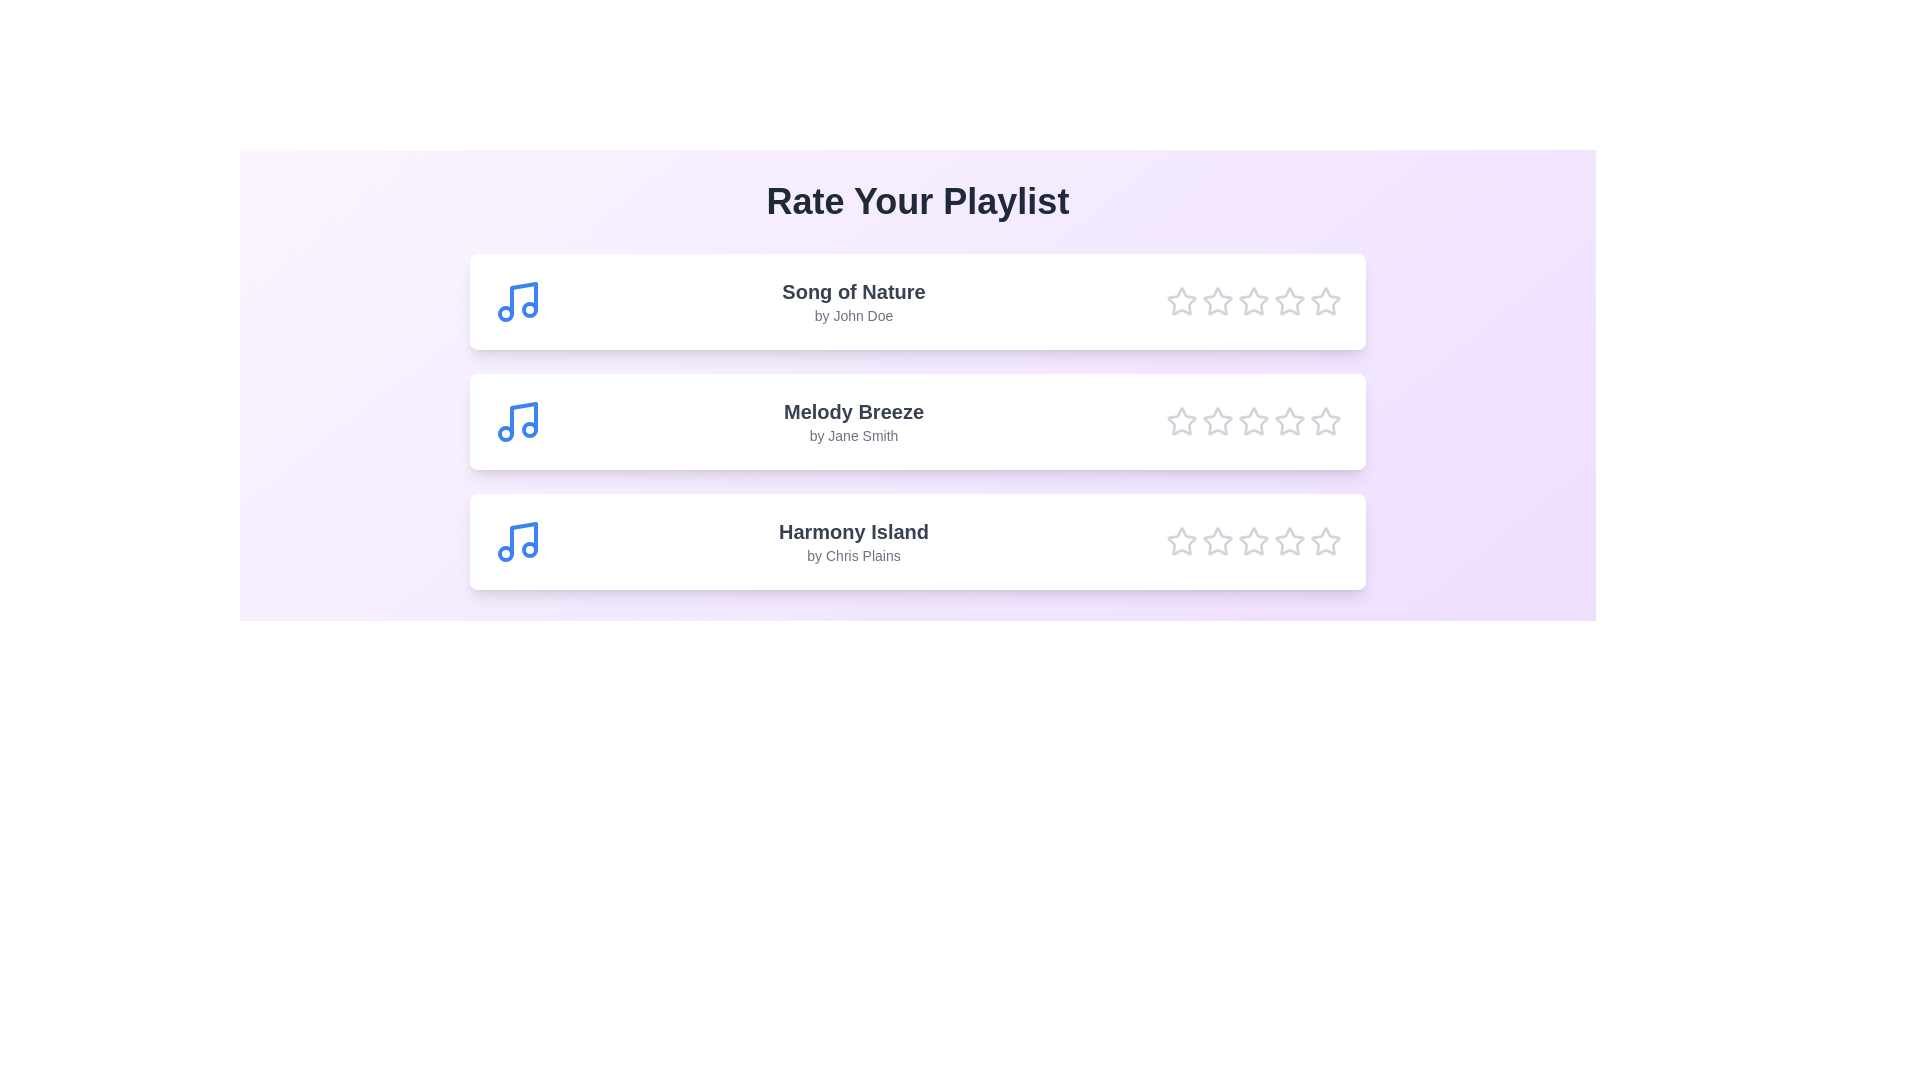 The height and width of the screenshot is (1080, 1920). What do you see at coordinates (854, 292) in the screenshot?
I see `the song title to read detailed information about the song` at bounding box center [854, 292].